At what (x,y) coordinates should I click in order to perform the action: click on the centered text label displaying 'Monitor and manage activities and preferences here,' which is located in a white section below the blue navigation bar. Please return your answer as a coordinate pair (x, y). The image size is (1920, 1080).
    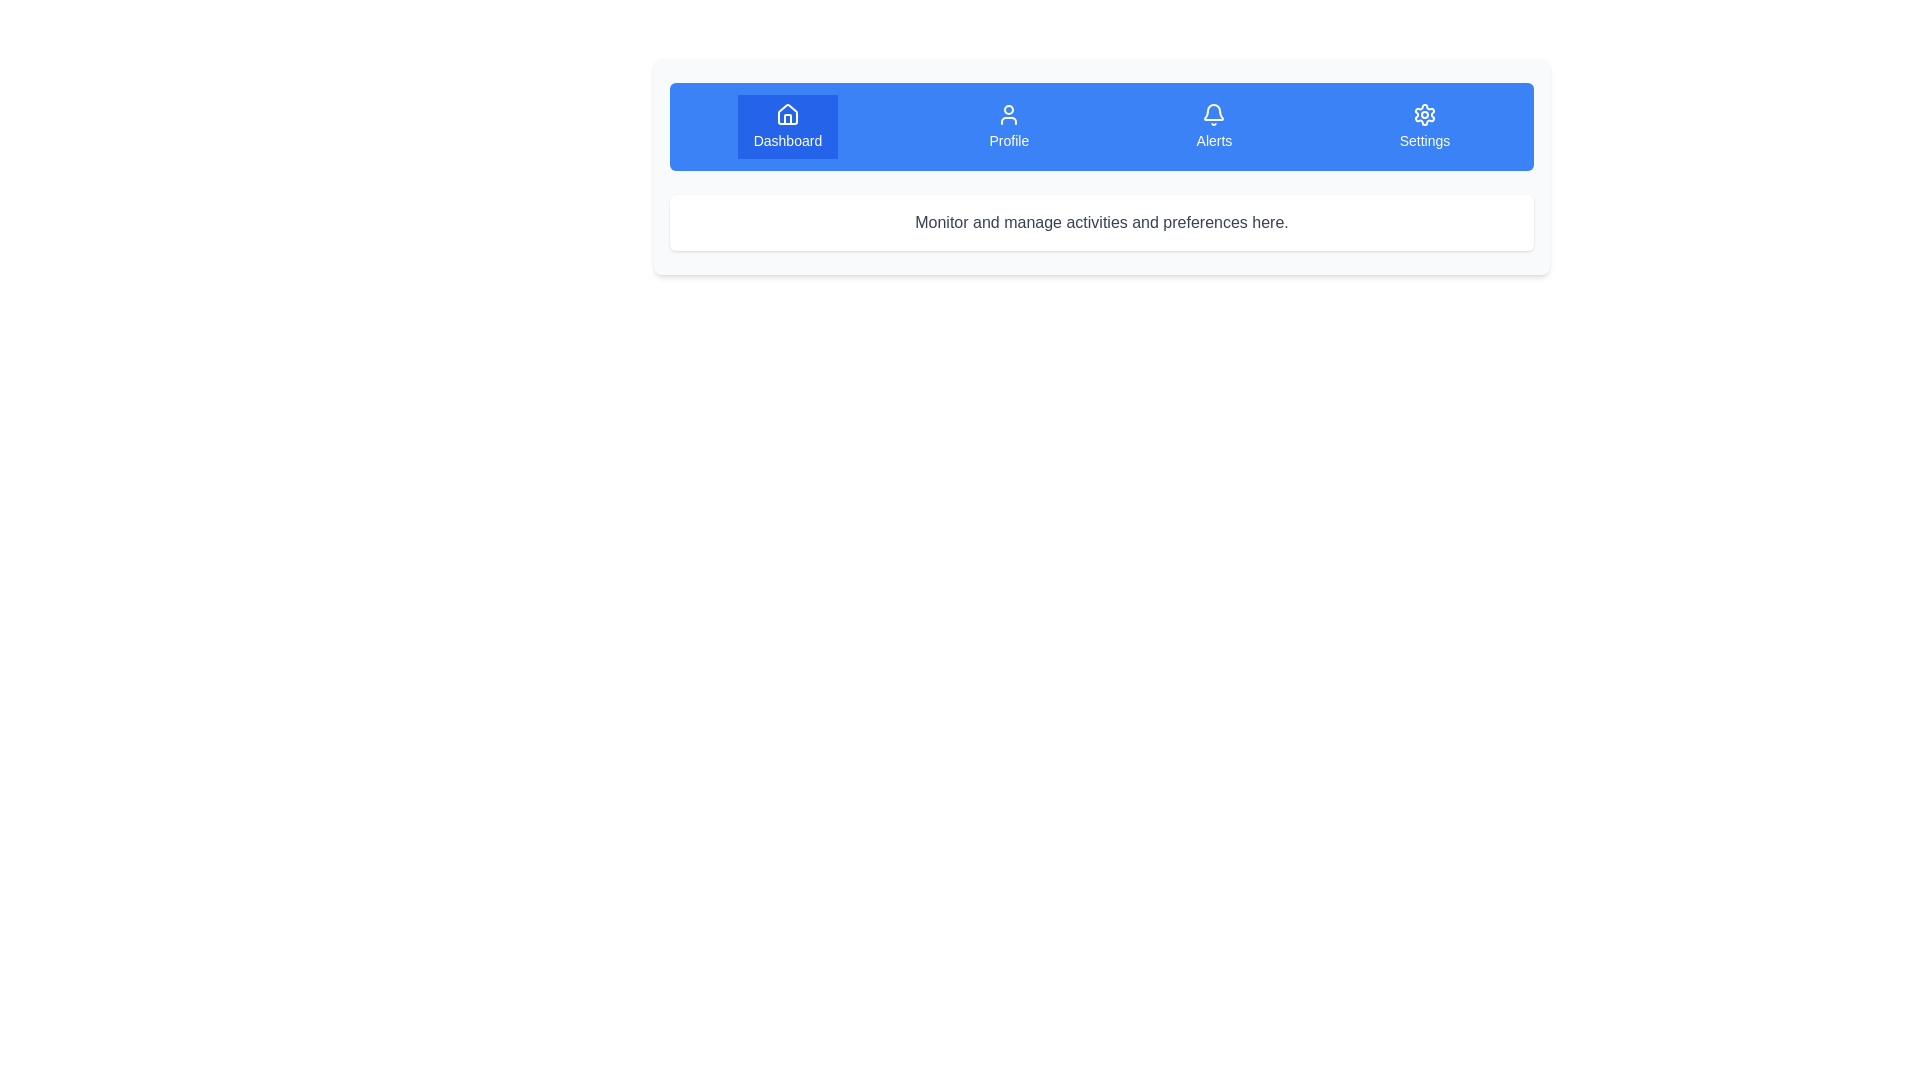
    Looking at the image, I should click on (1101, 223).